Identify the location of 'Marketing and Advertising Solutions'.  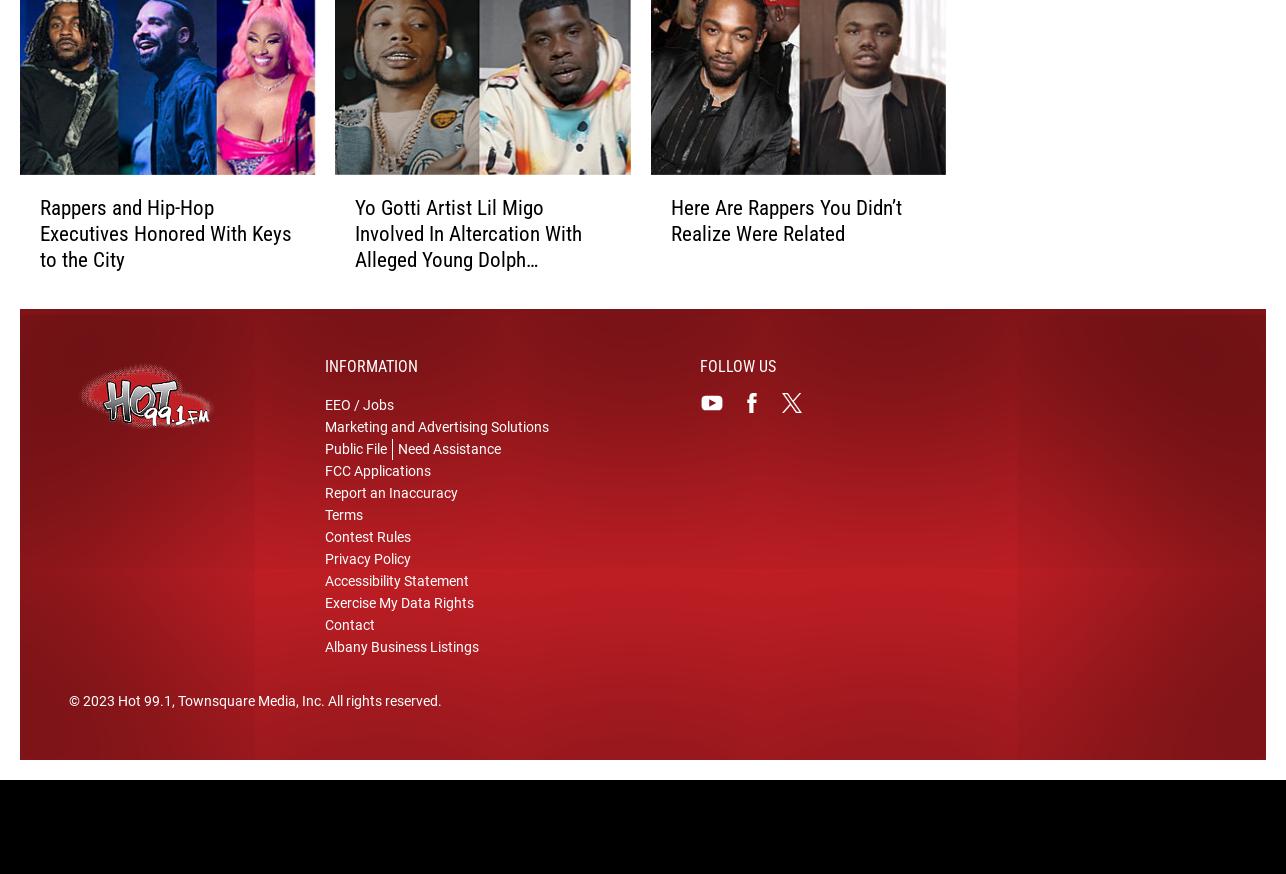
(435, 436).